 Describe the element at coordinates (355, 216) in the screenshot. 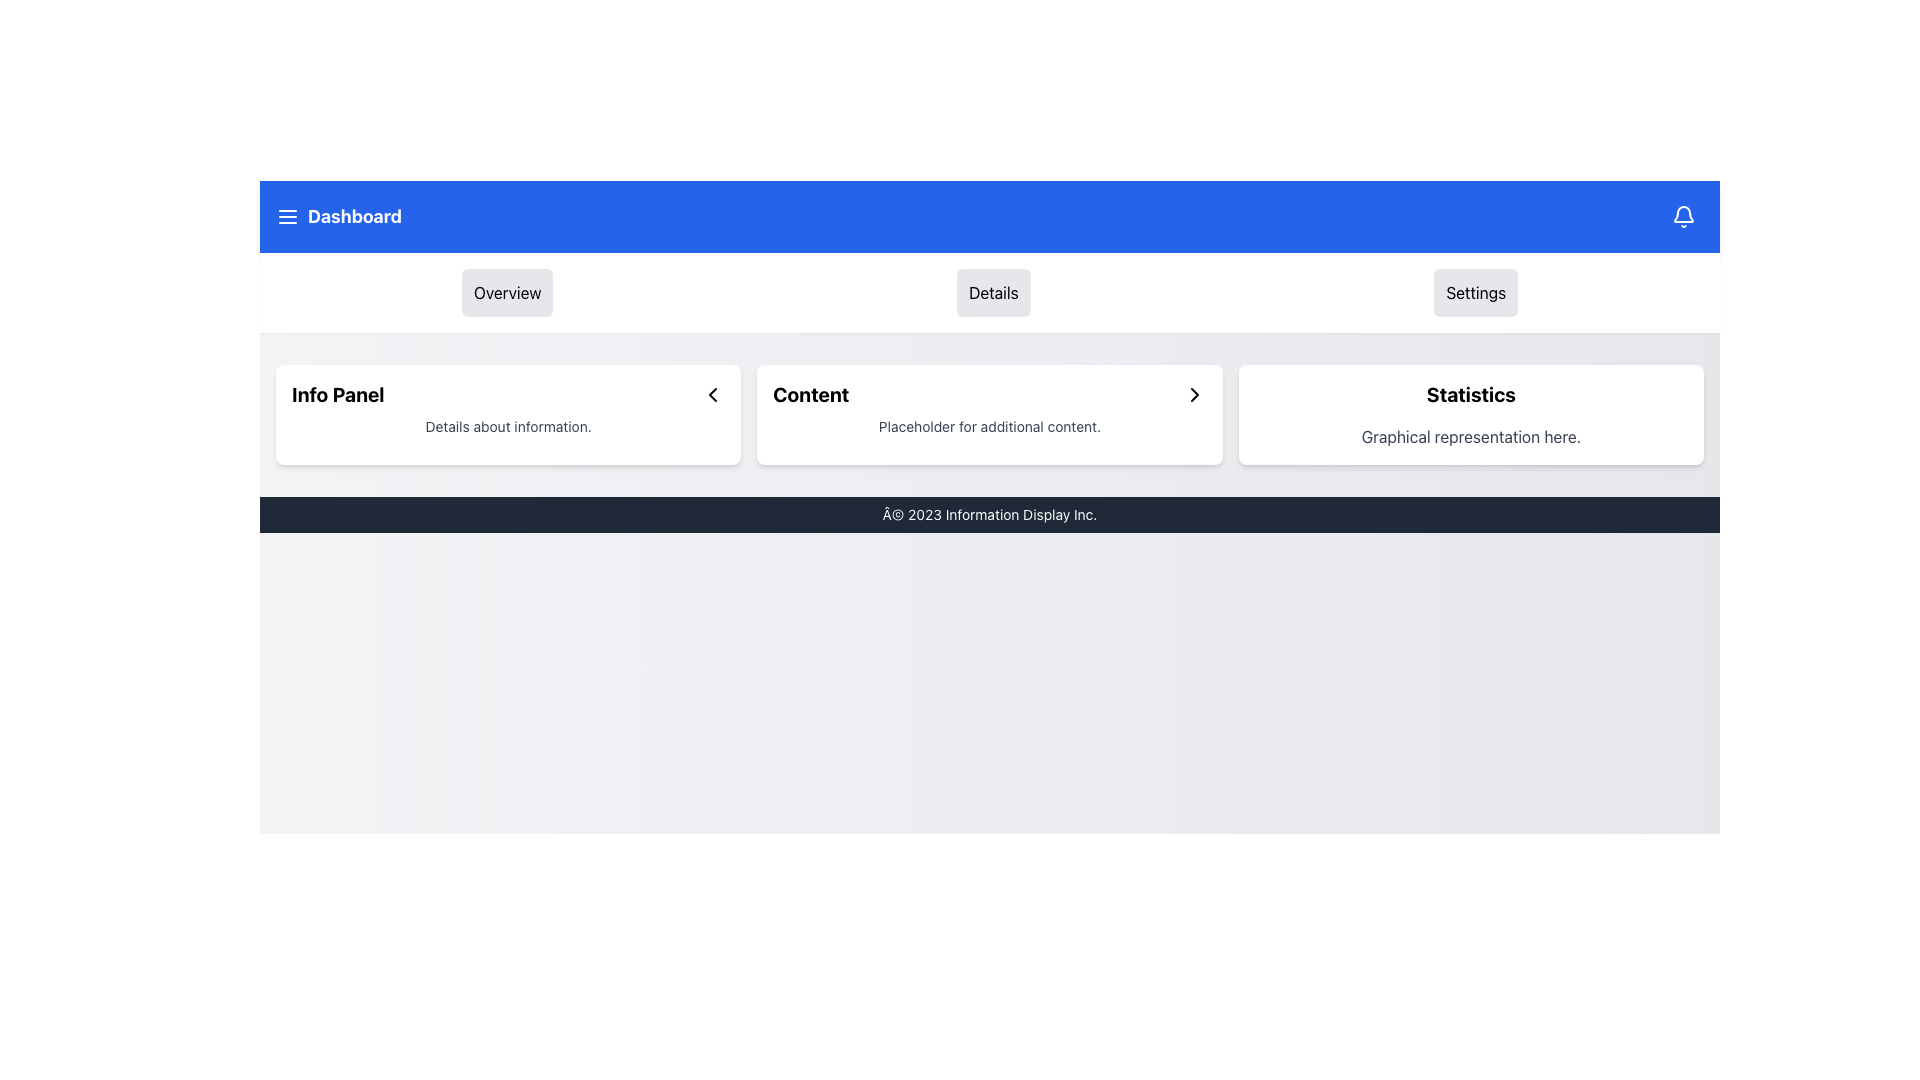

I see `'Dashboard' label located in the blue navigation bar at the top-left corner of the interface, next to the menu icon and notification icon` at that location.